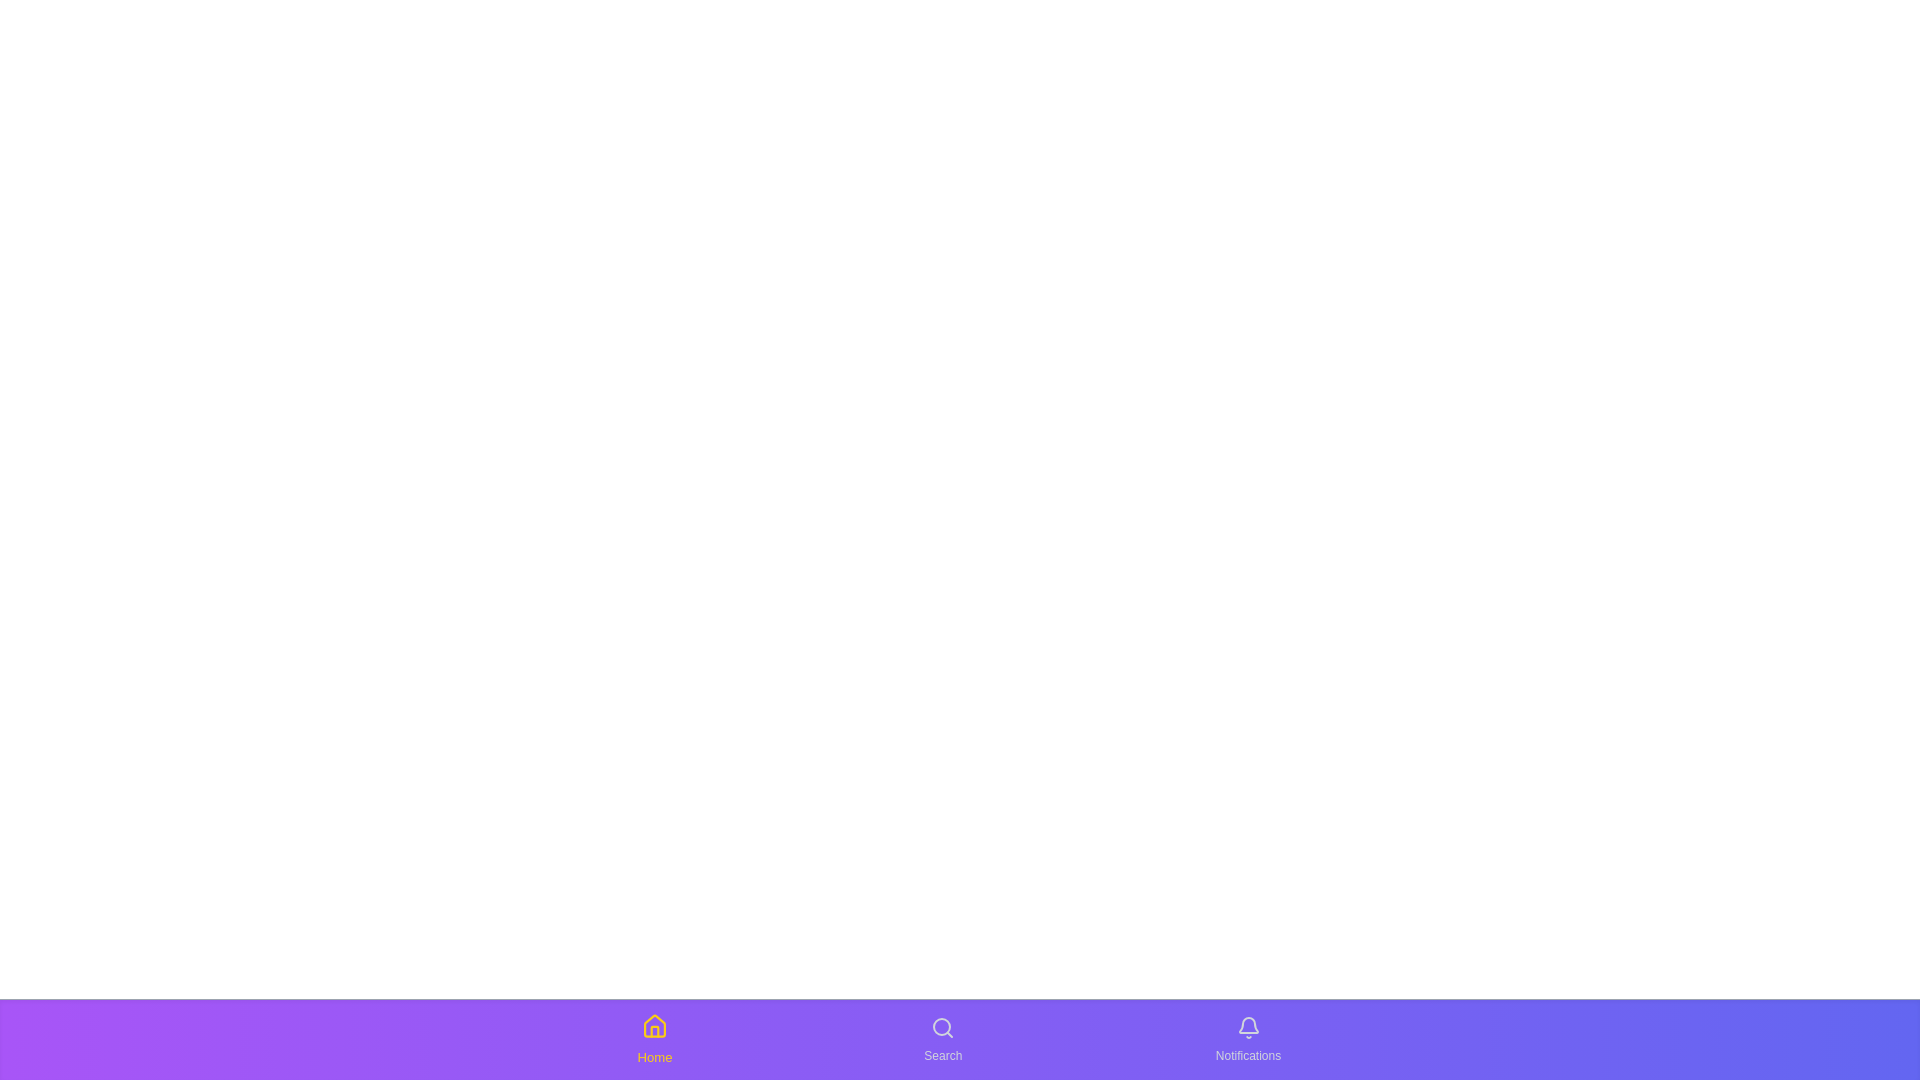 This screenshot has height=1080, width=1920. I want to click on the Search tab to switch to it, so click(942, 1039).